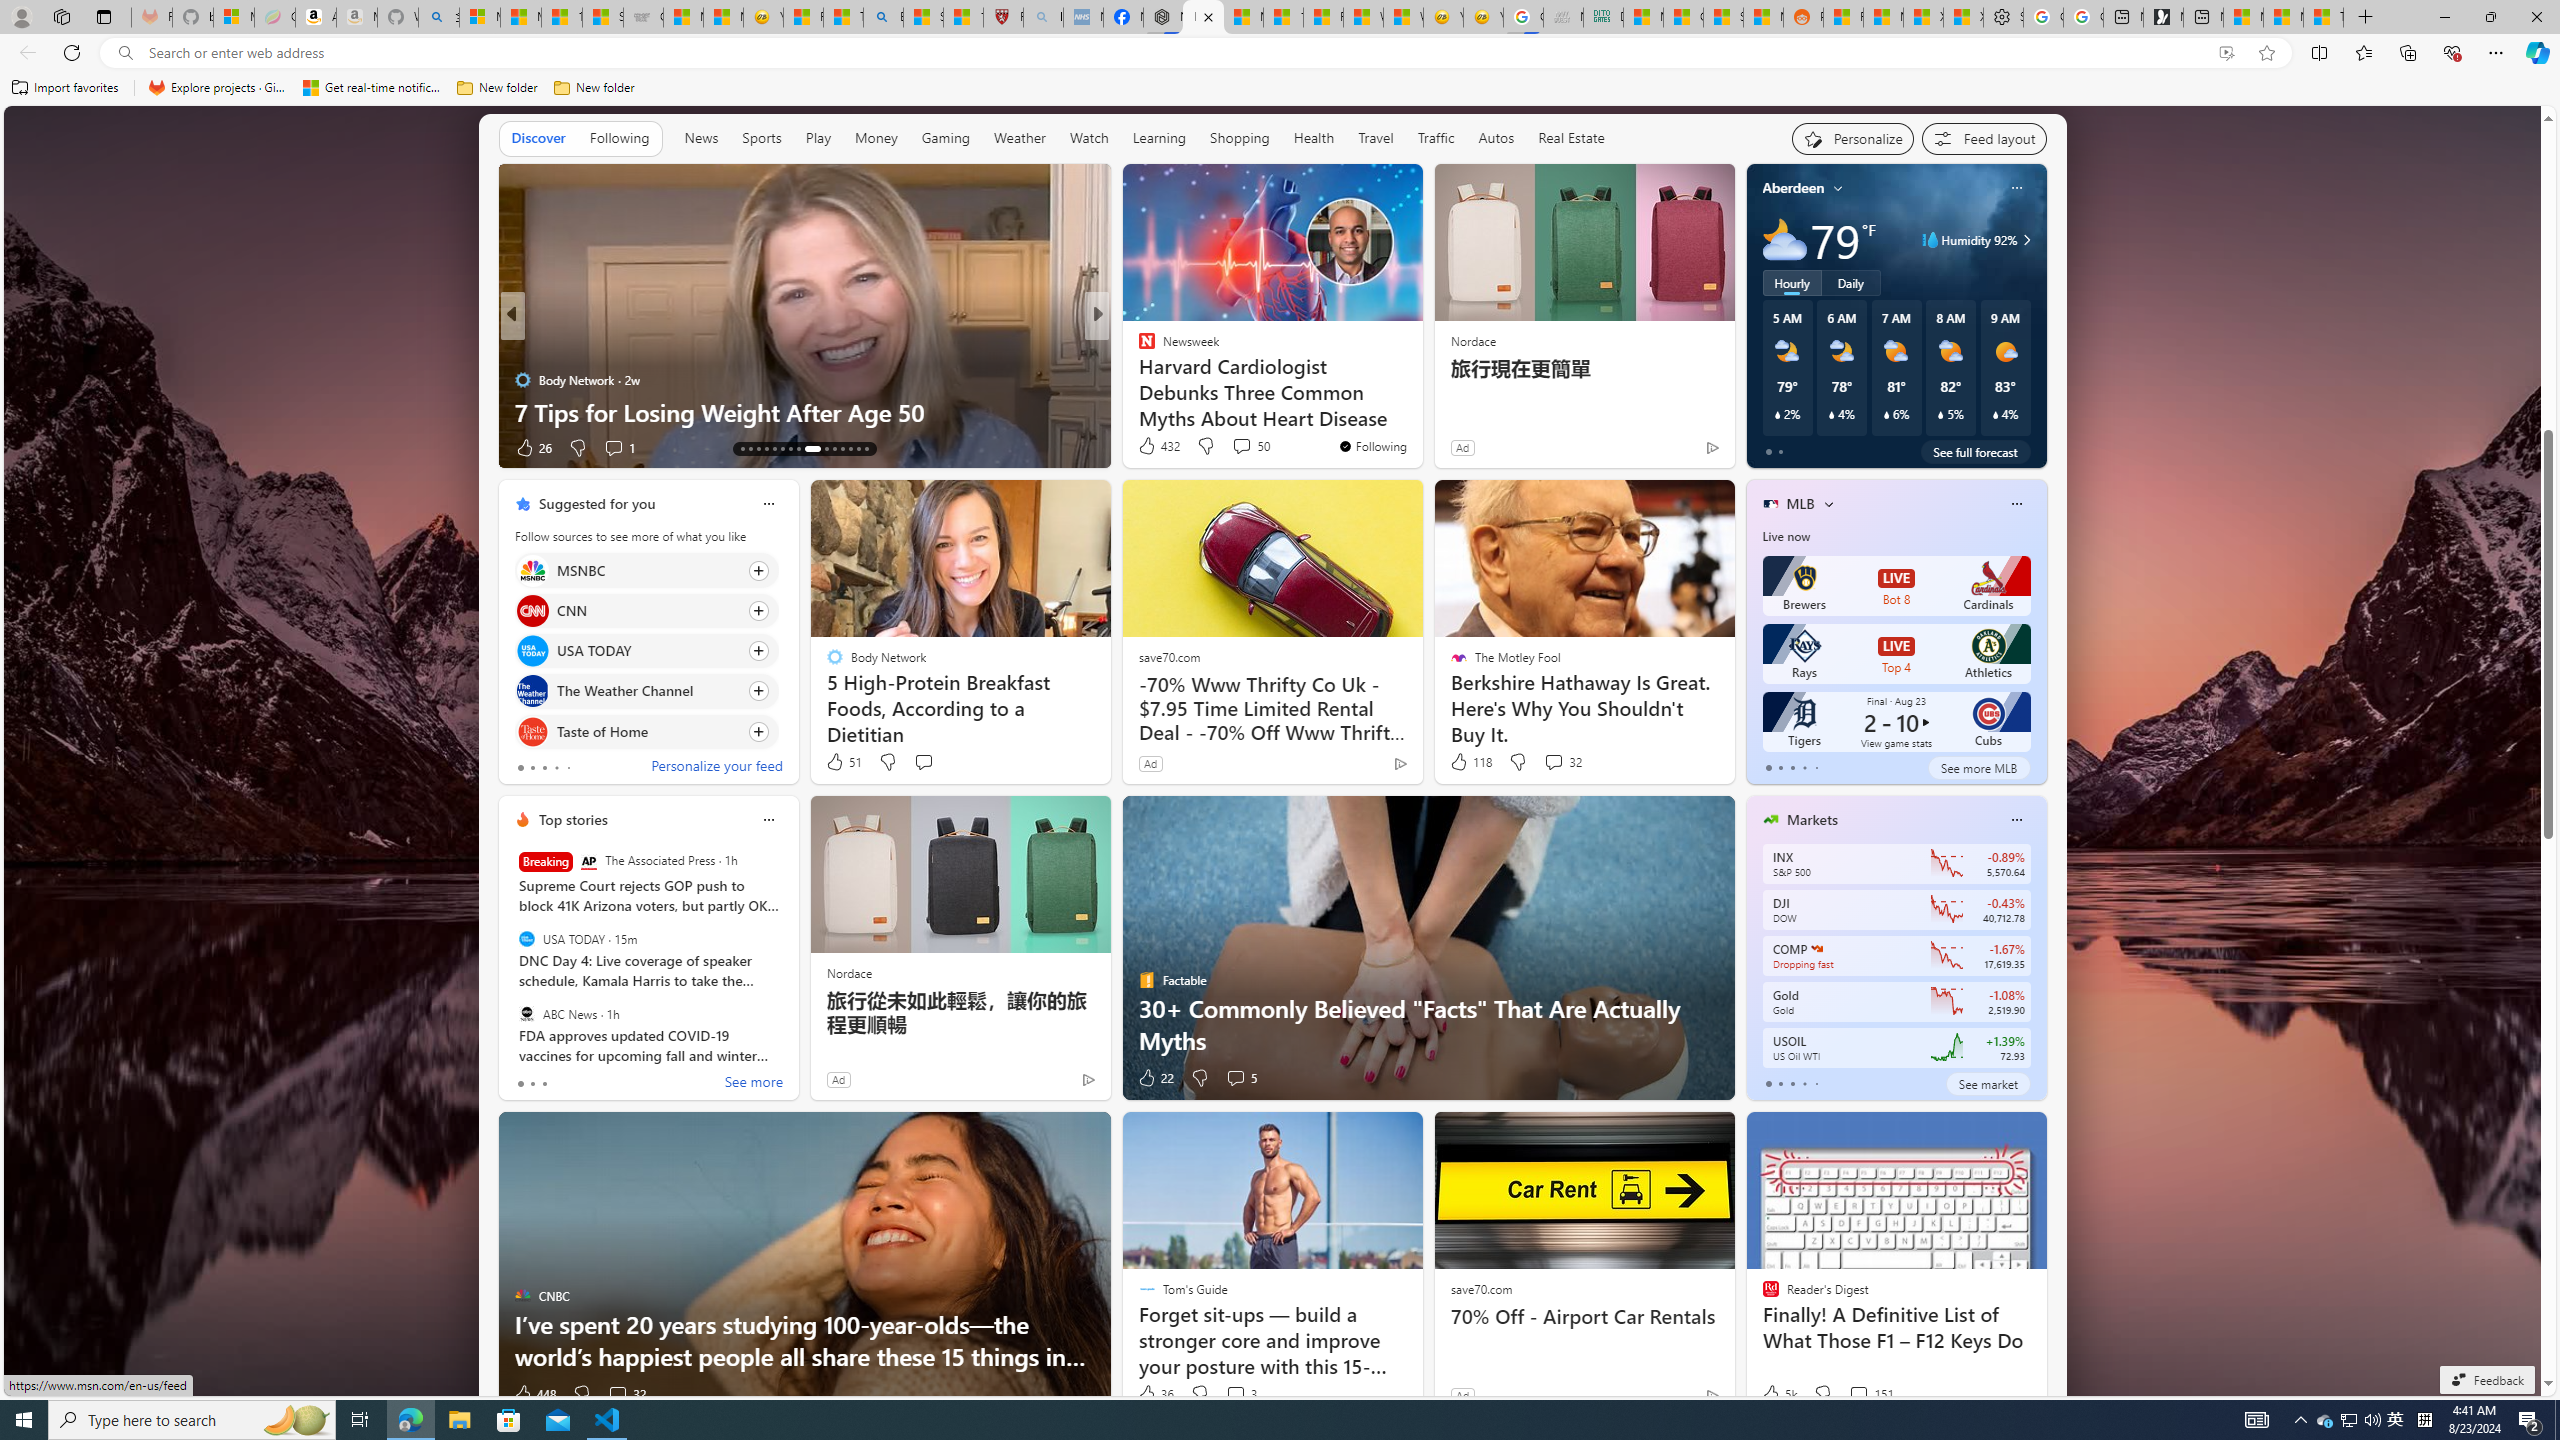 The image size is (2560, 1440). I want to click on 'Gaming', so click(945, 138).